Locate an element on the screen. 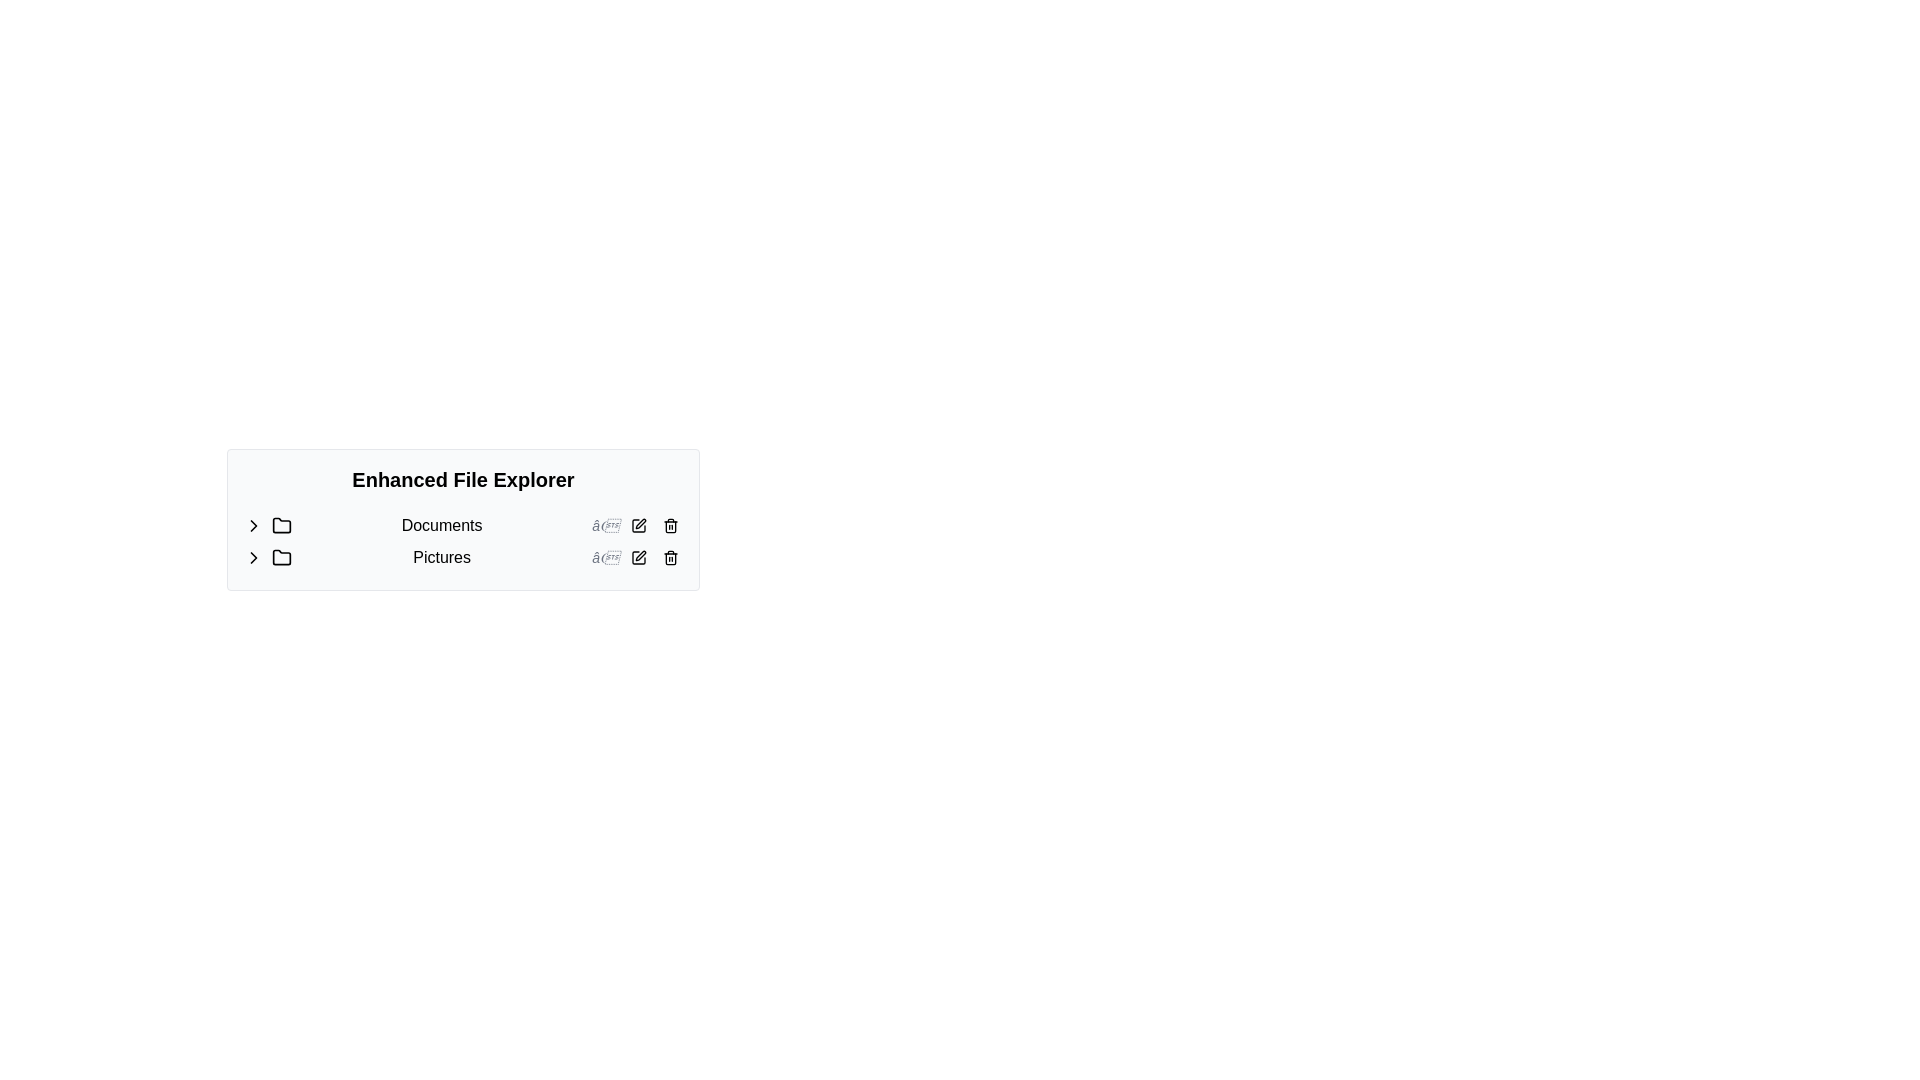  the button with a pen icon, located in the second row to the right of 'Pictures', to observe its hover effect is located at coordinates (637, 558).